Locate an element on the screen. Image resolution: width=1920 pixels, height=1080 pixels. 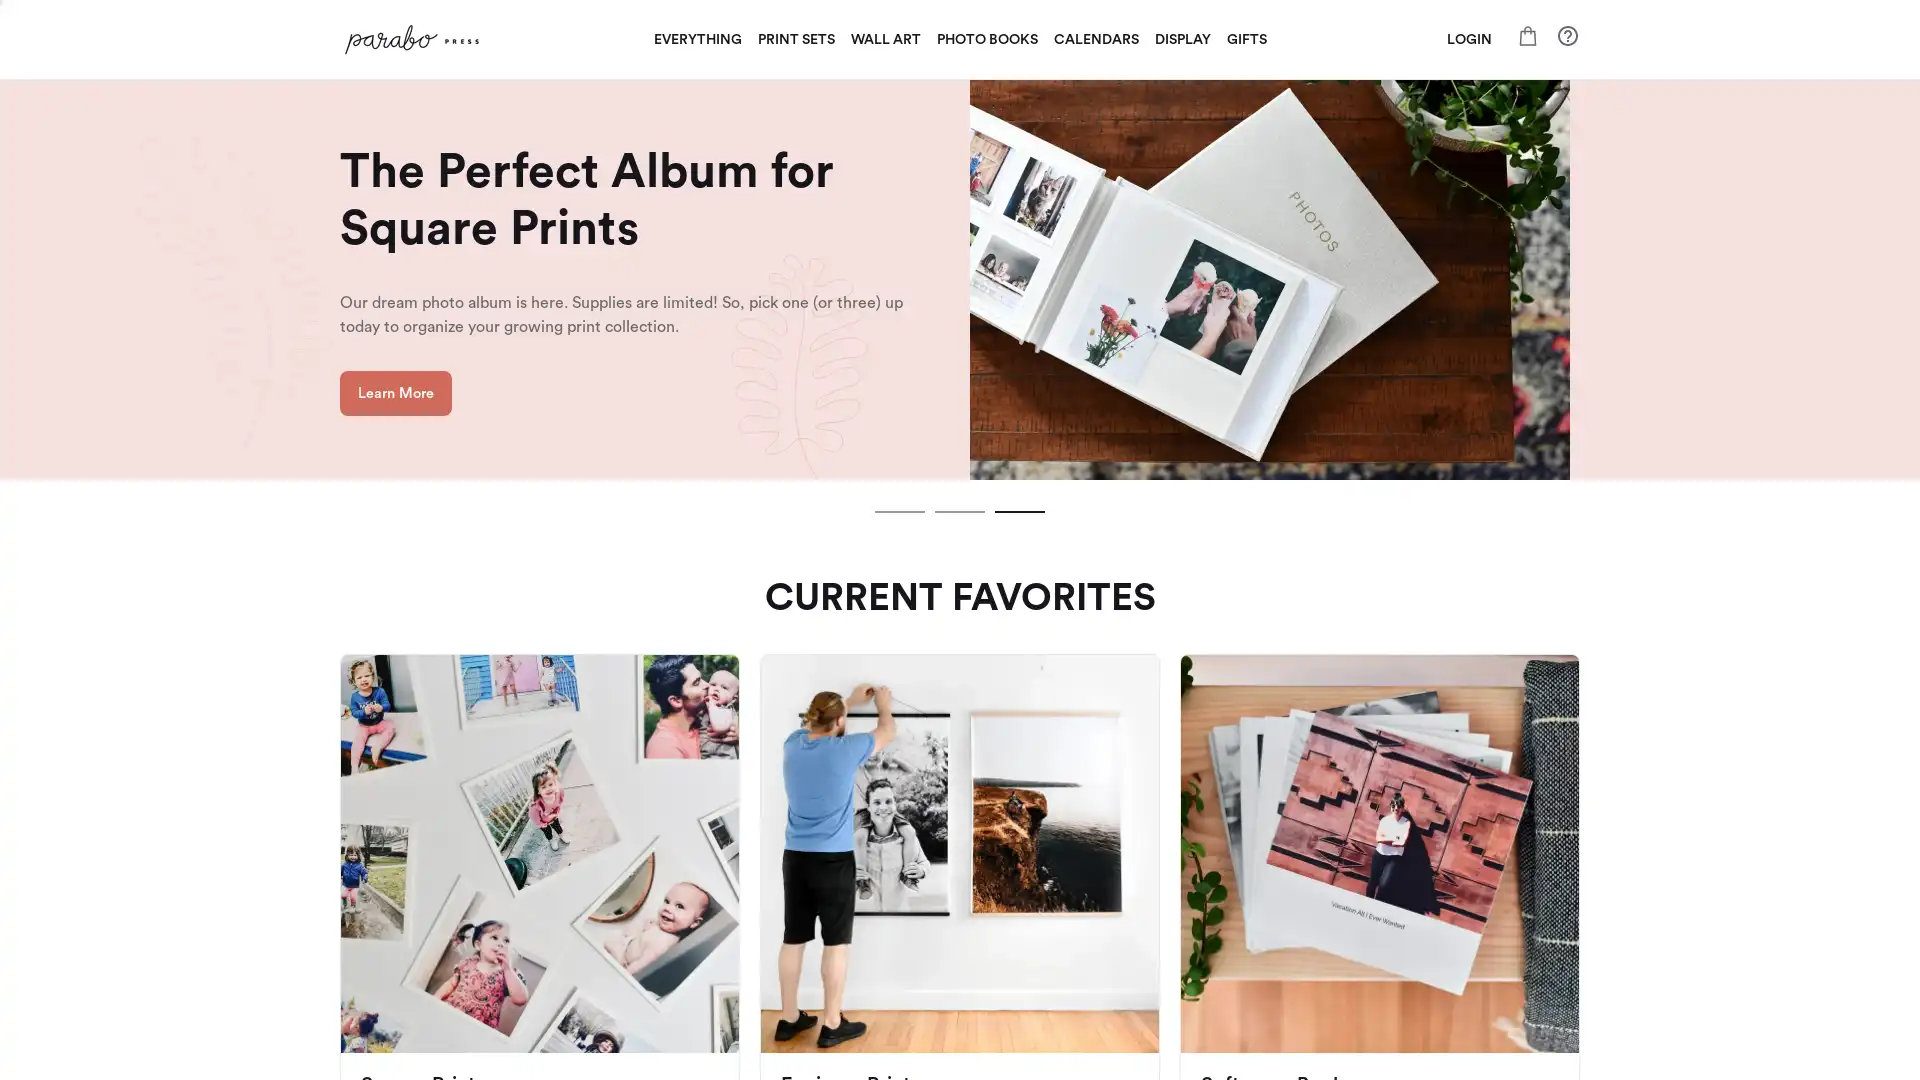
slide dot is located at coordinates (1019, 511).